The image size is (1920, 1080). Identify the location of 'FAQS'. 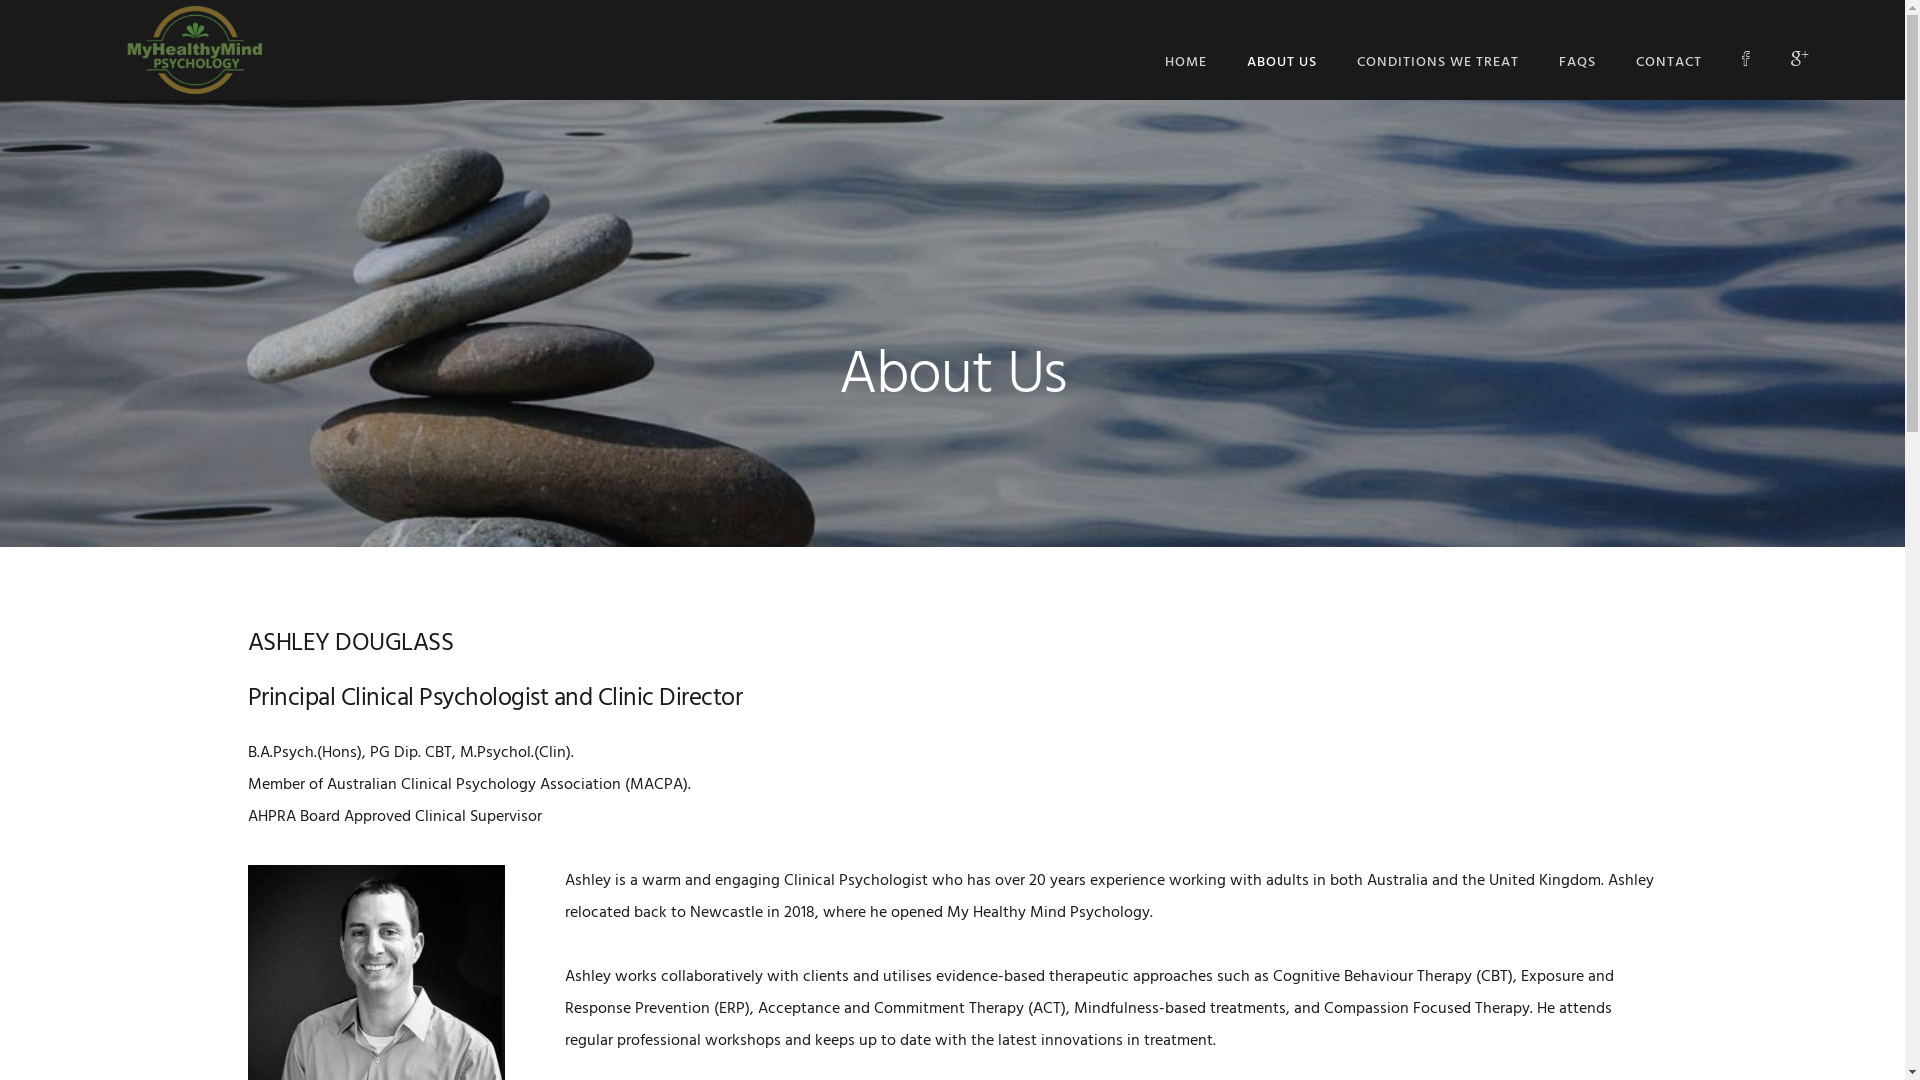
(1576, 61).